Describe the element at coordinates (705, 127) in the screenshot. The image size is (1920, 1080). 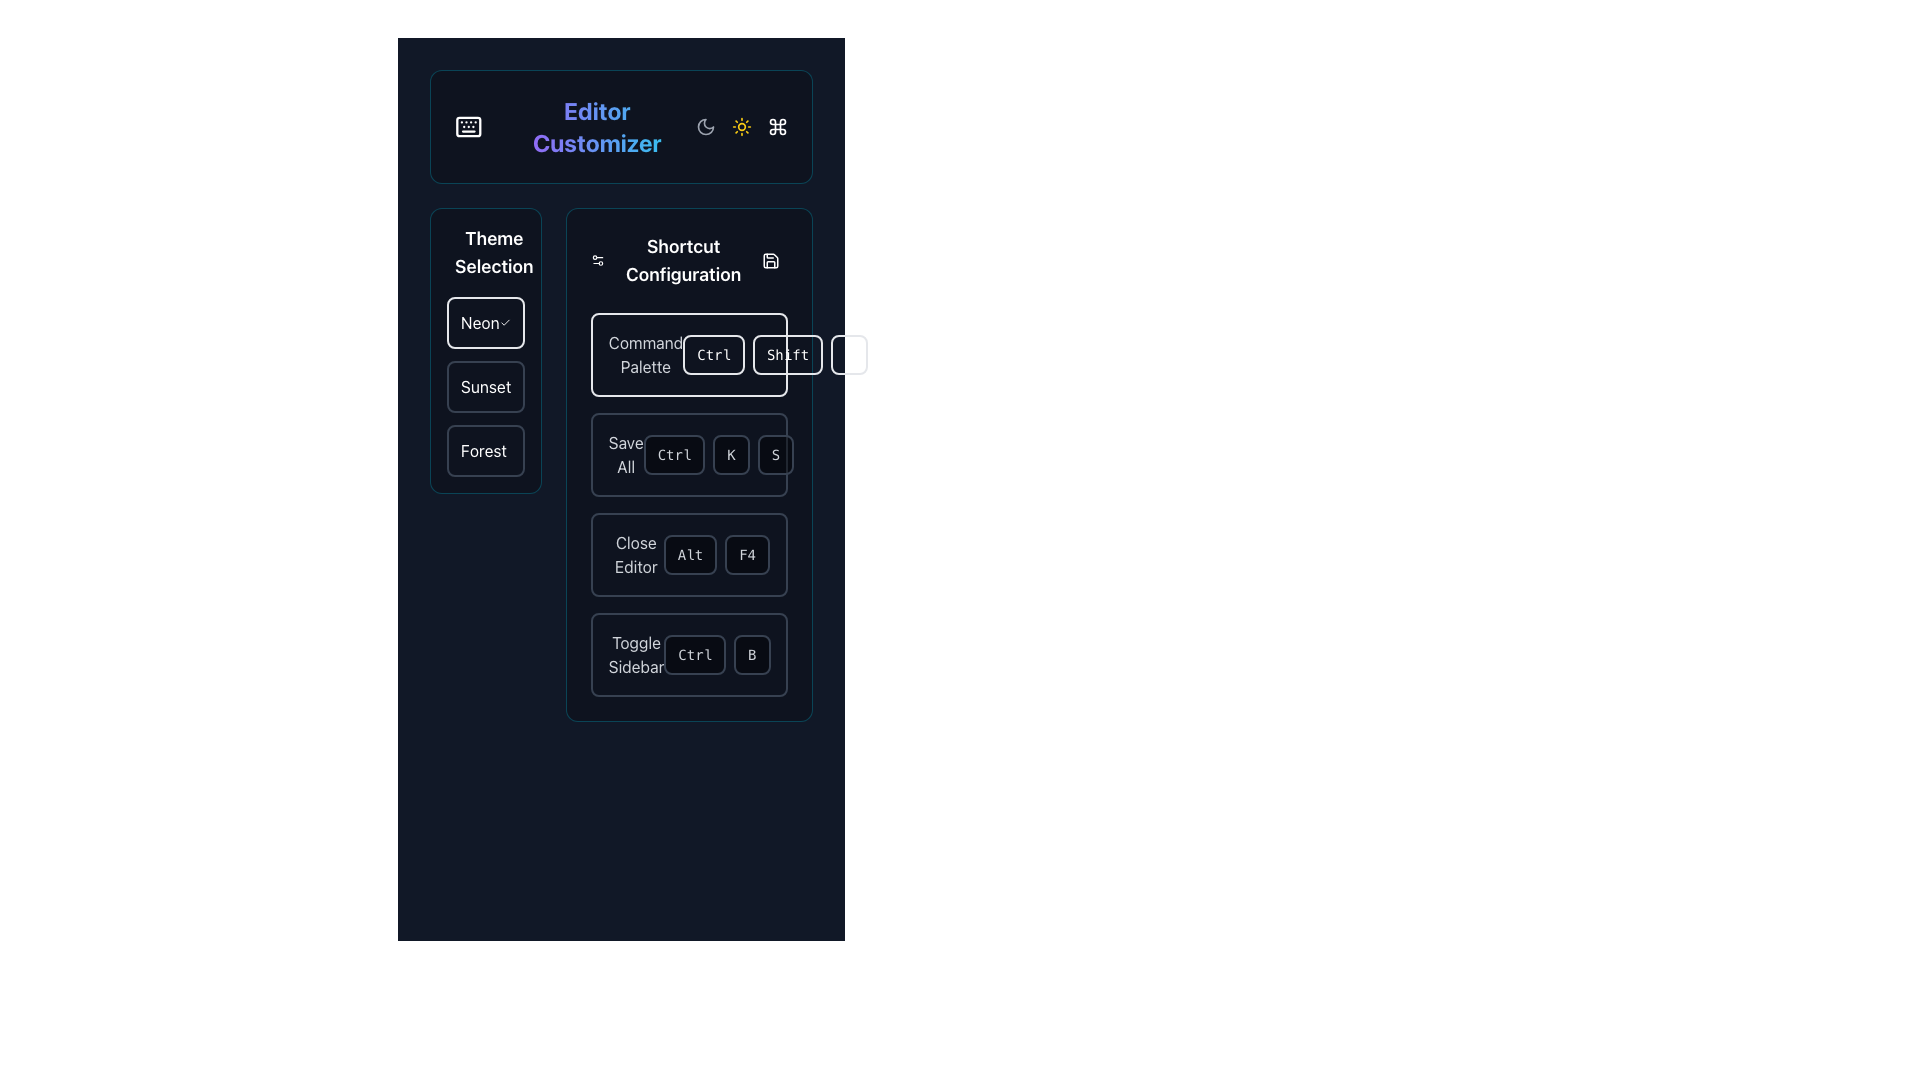
I see `the dark mode toggle icon located in the top-right corner of the 'Editor Customizer' section, adjacent to the label 'Editor Customizer'` at that location.